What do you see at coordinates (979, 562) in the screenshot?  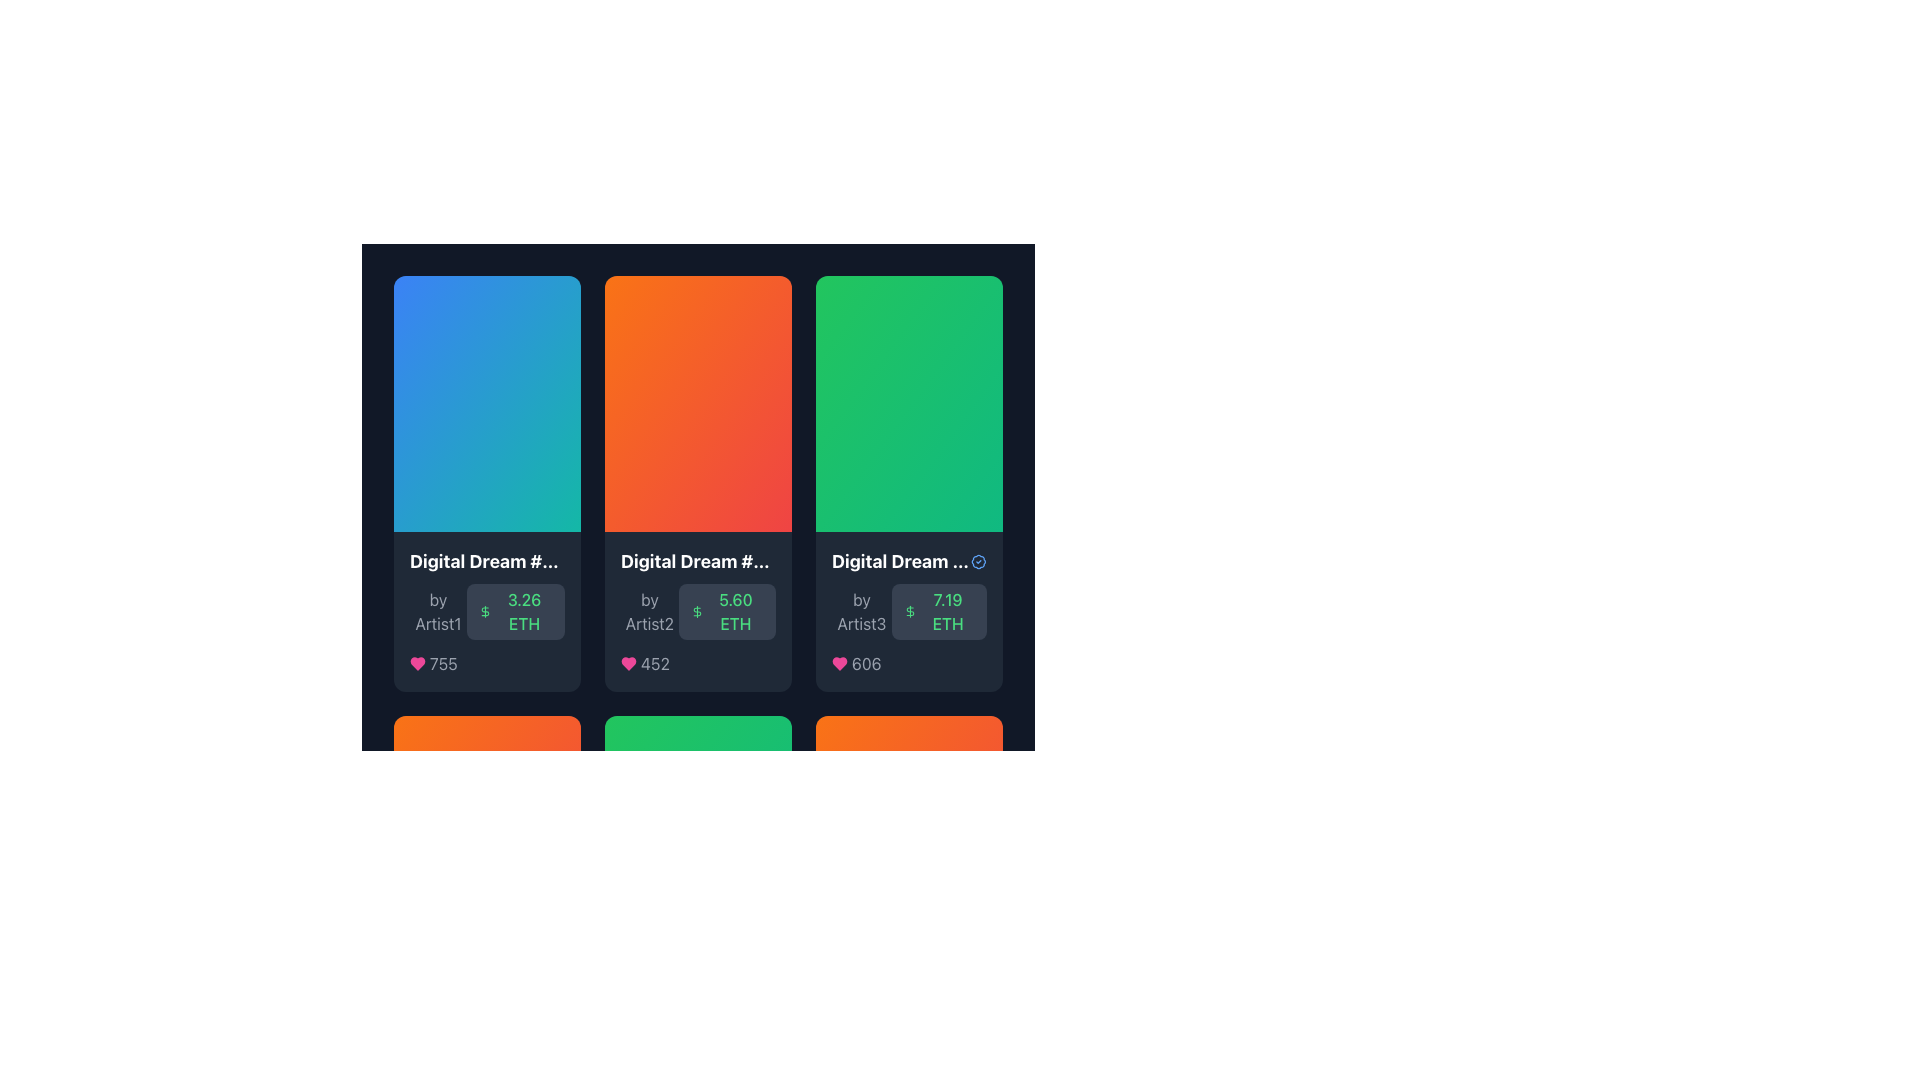 I see `the inner circular part of the badge icon located in the top-right corner of the third item in a horizontal list of cards` at bounding box center [979, 562].